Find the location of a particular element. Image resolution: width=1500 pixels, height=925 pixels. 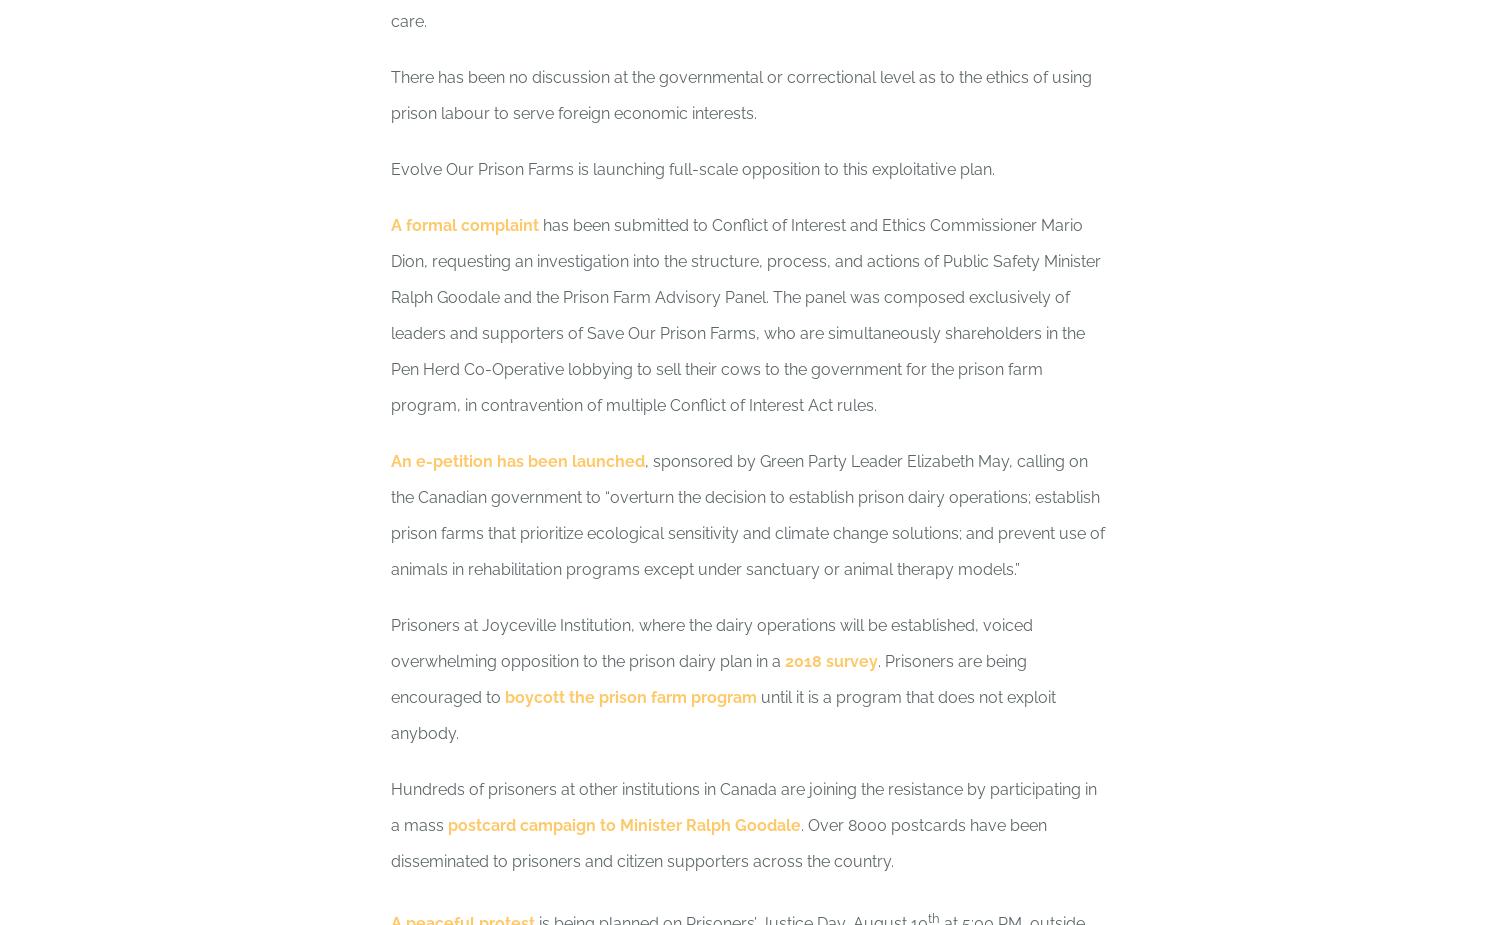

'. Over 8000 postcards have been disseminated to prisoners and citizen supporters across the country.' is located at coordinates (717, 843).